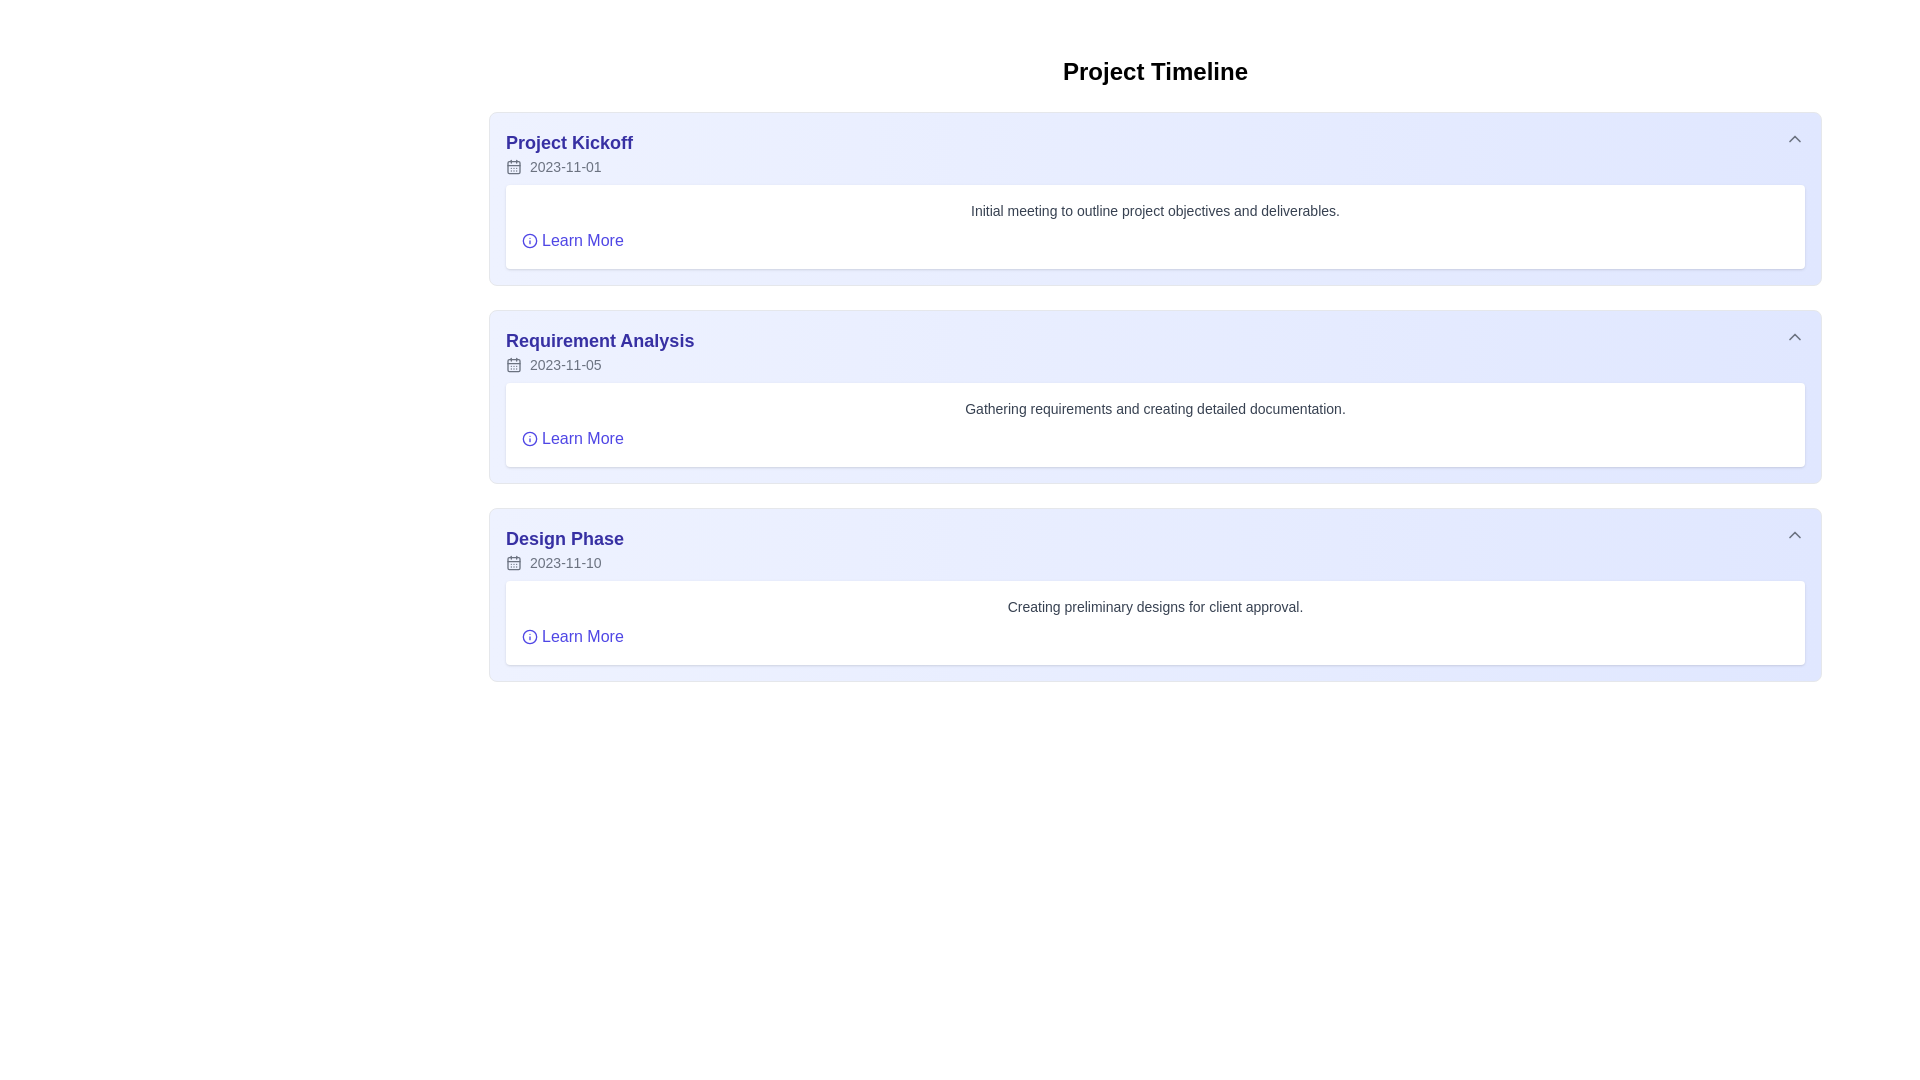 Image resolution: width=1920 pixels, height=1080 pixels. I want to click on the header text element that serves as a title or heading, positioned at the top of the page, so click(1155, 71).